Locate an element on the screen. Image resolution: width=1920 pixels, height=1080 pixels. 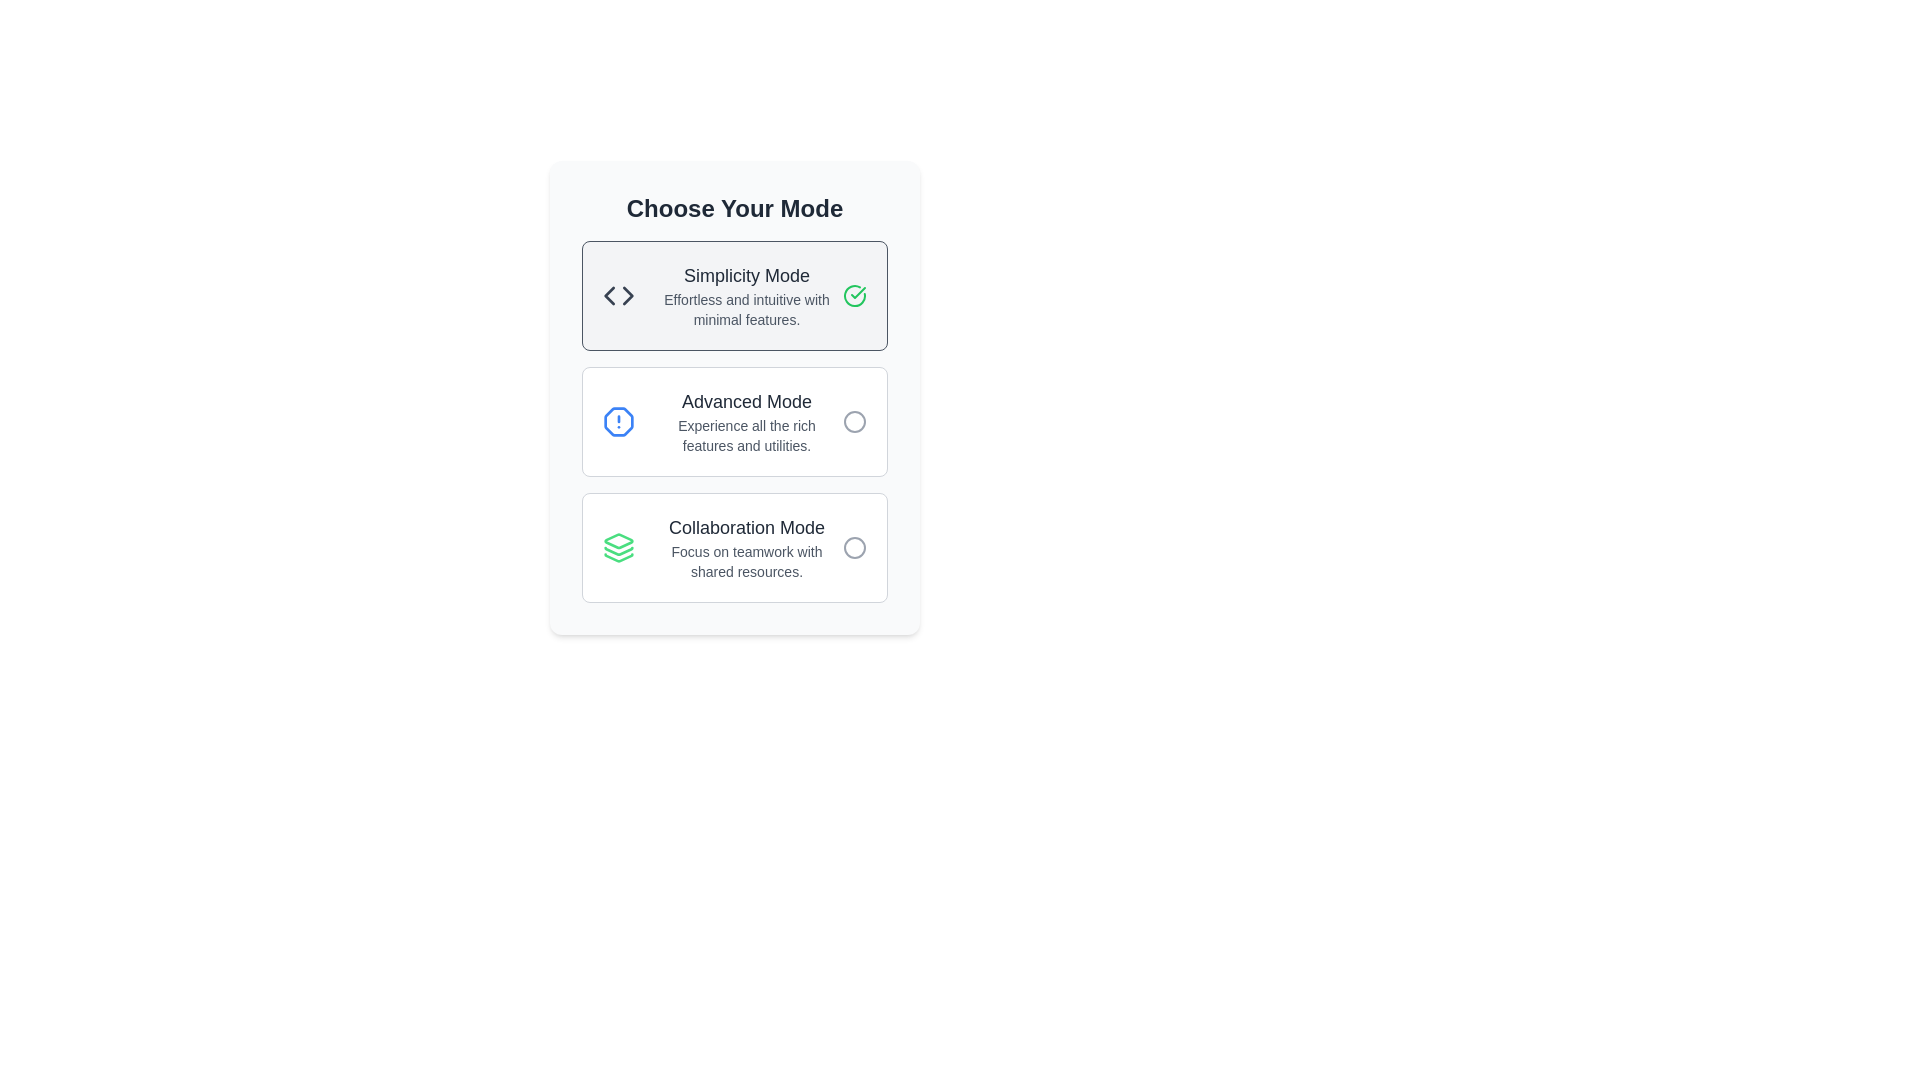
the 'Advanced Mode' selectable item, which is the second option in a vertical list of three mode options is located at coordinates (733, 420).